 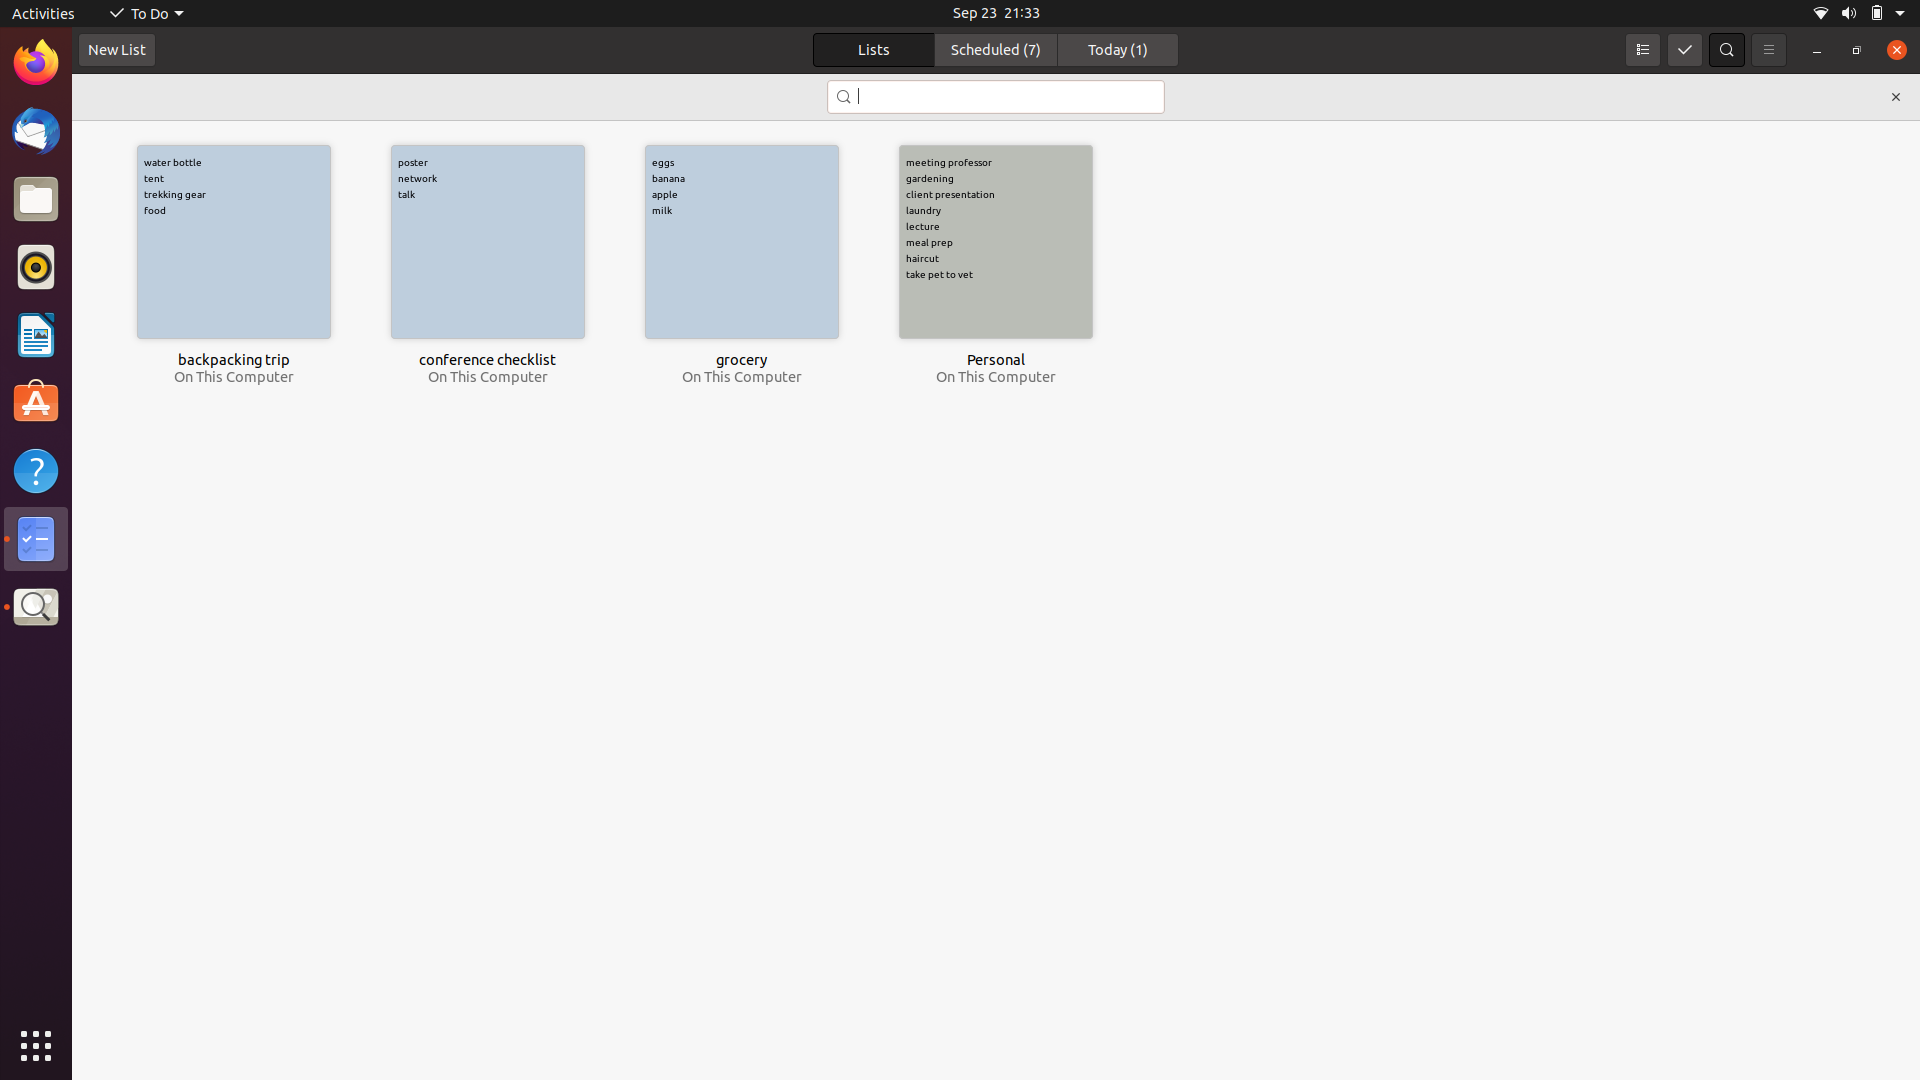 I want to click on the tasks due for today, so click(x=1117, y=49).